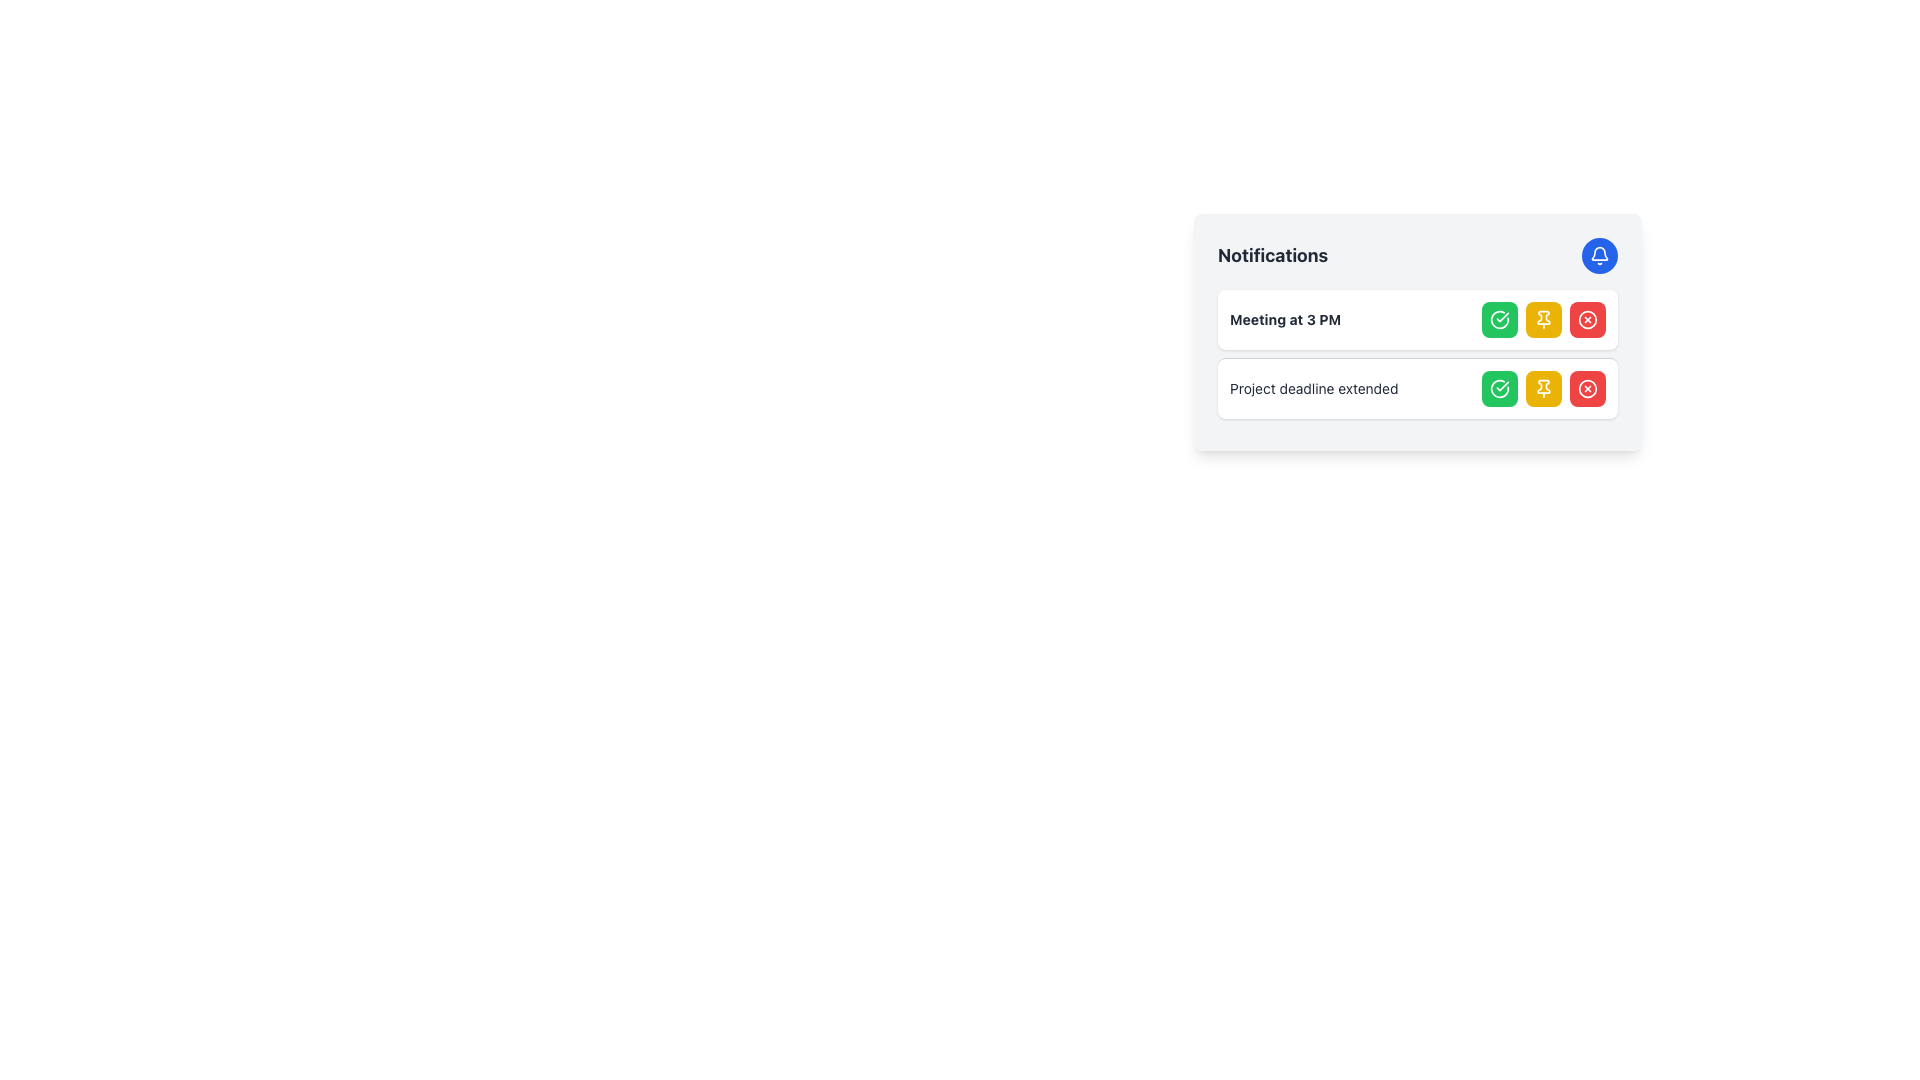 The image size is (1920, 1080). What do you see at coordinates (1598, 254) in the screenshot?
I see `the circular blue button with a white bell icon located at the top-right corner of the 'Notifications' section` at bounding box center [1598, 254].